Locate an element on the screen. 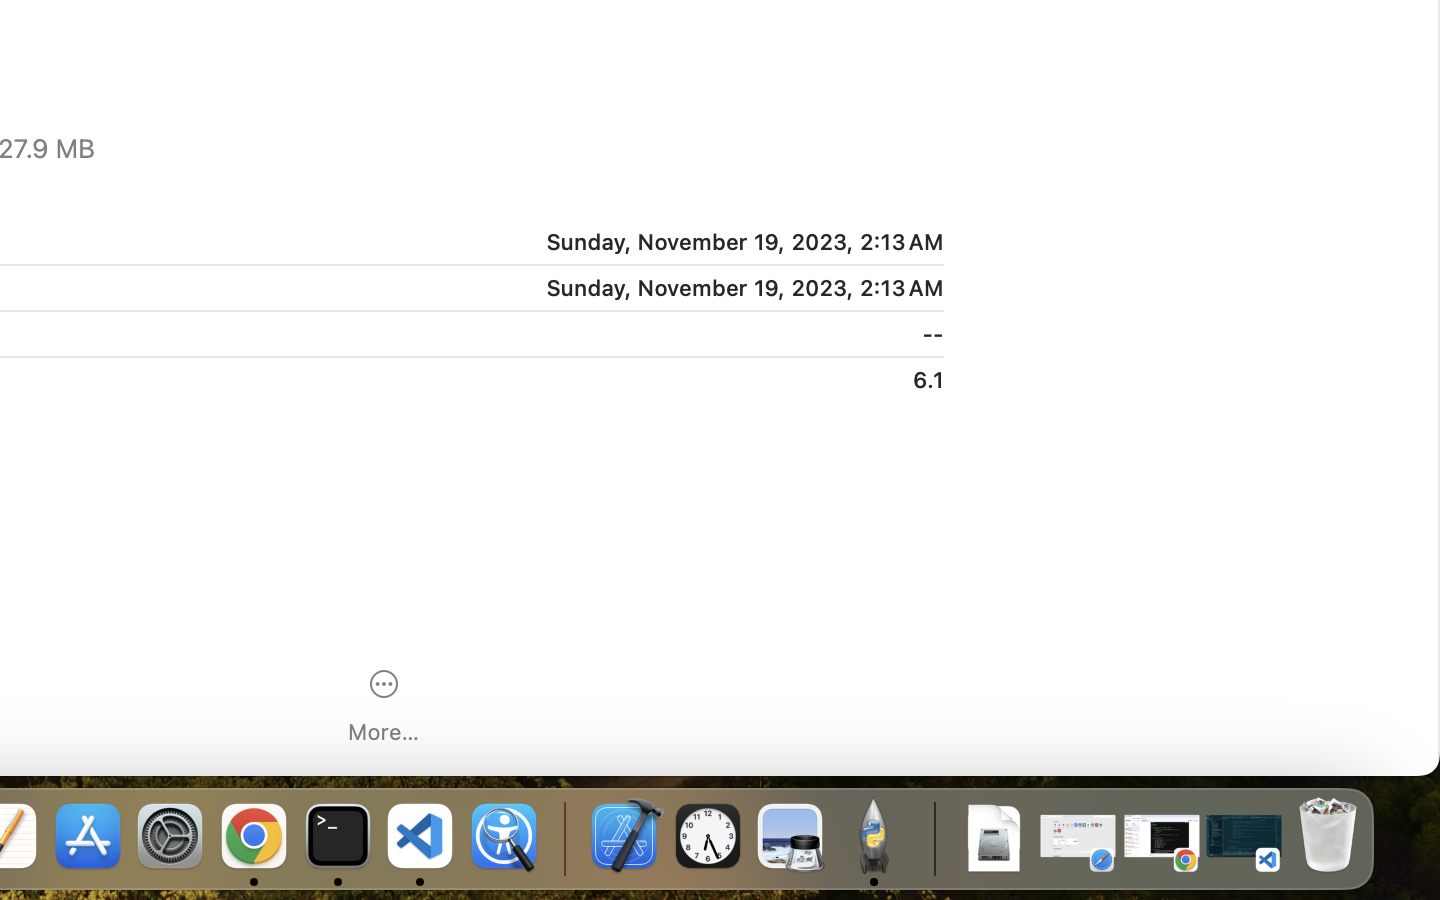  '0.4285714328289032' is located at coordinates (562, 837).